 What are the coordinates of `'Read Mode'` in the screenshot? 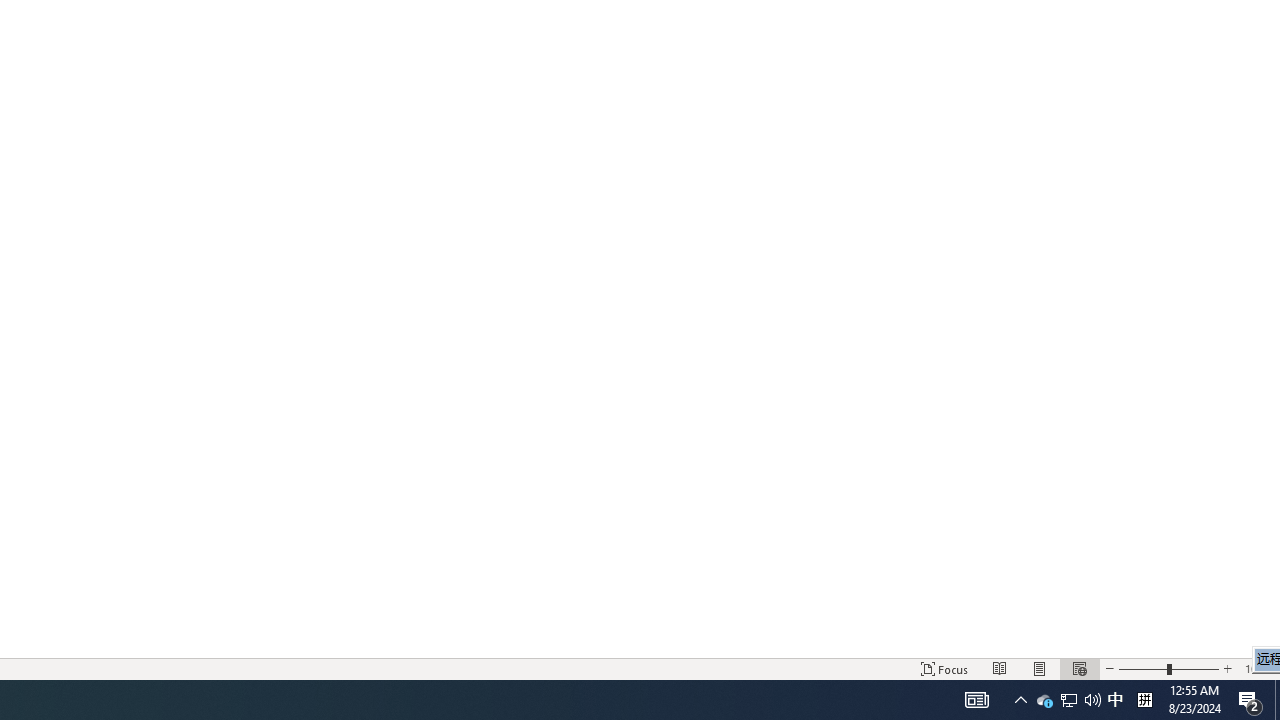 It's located at (1000, 669).